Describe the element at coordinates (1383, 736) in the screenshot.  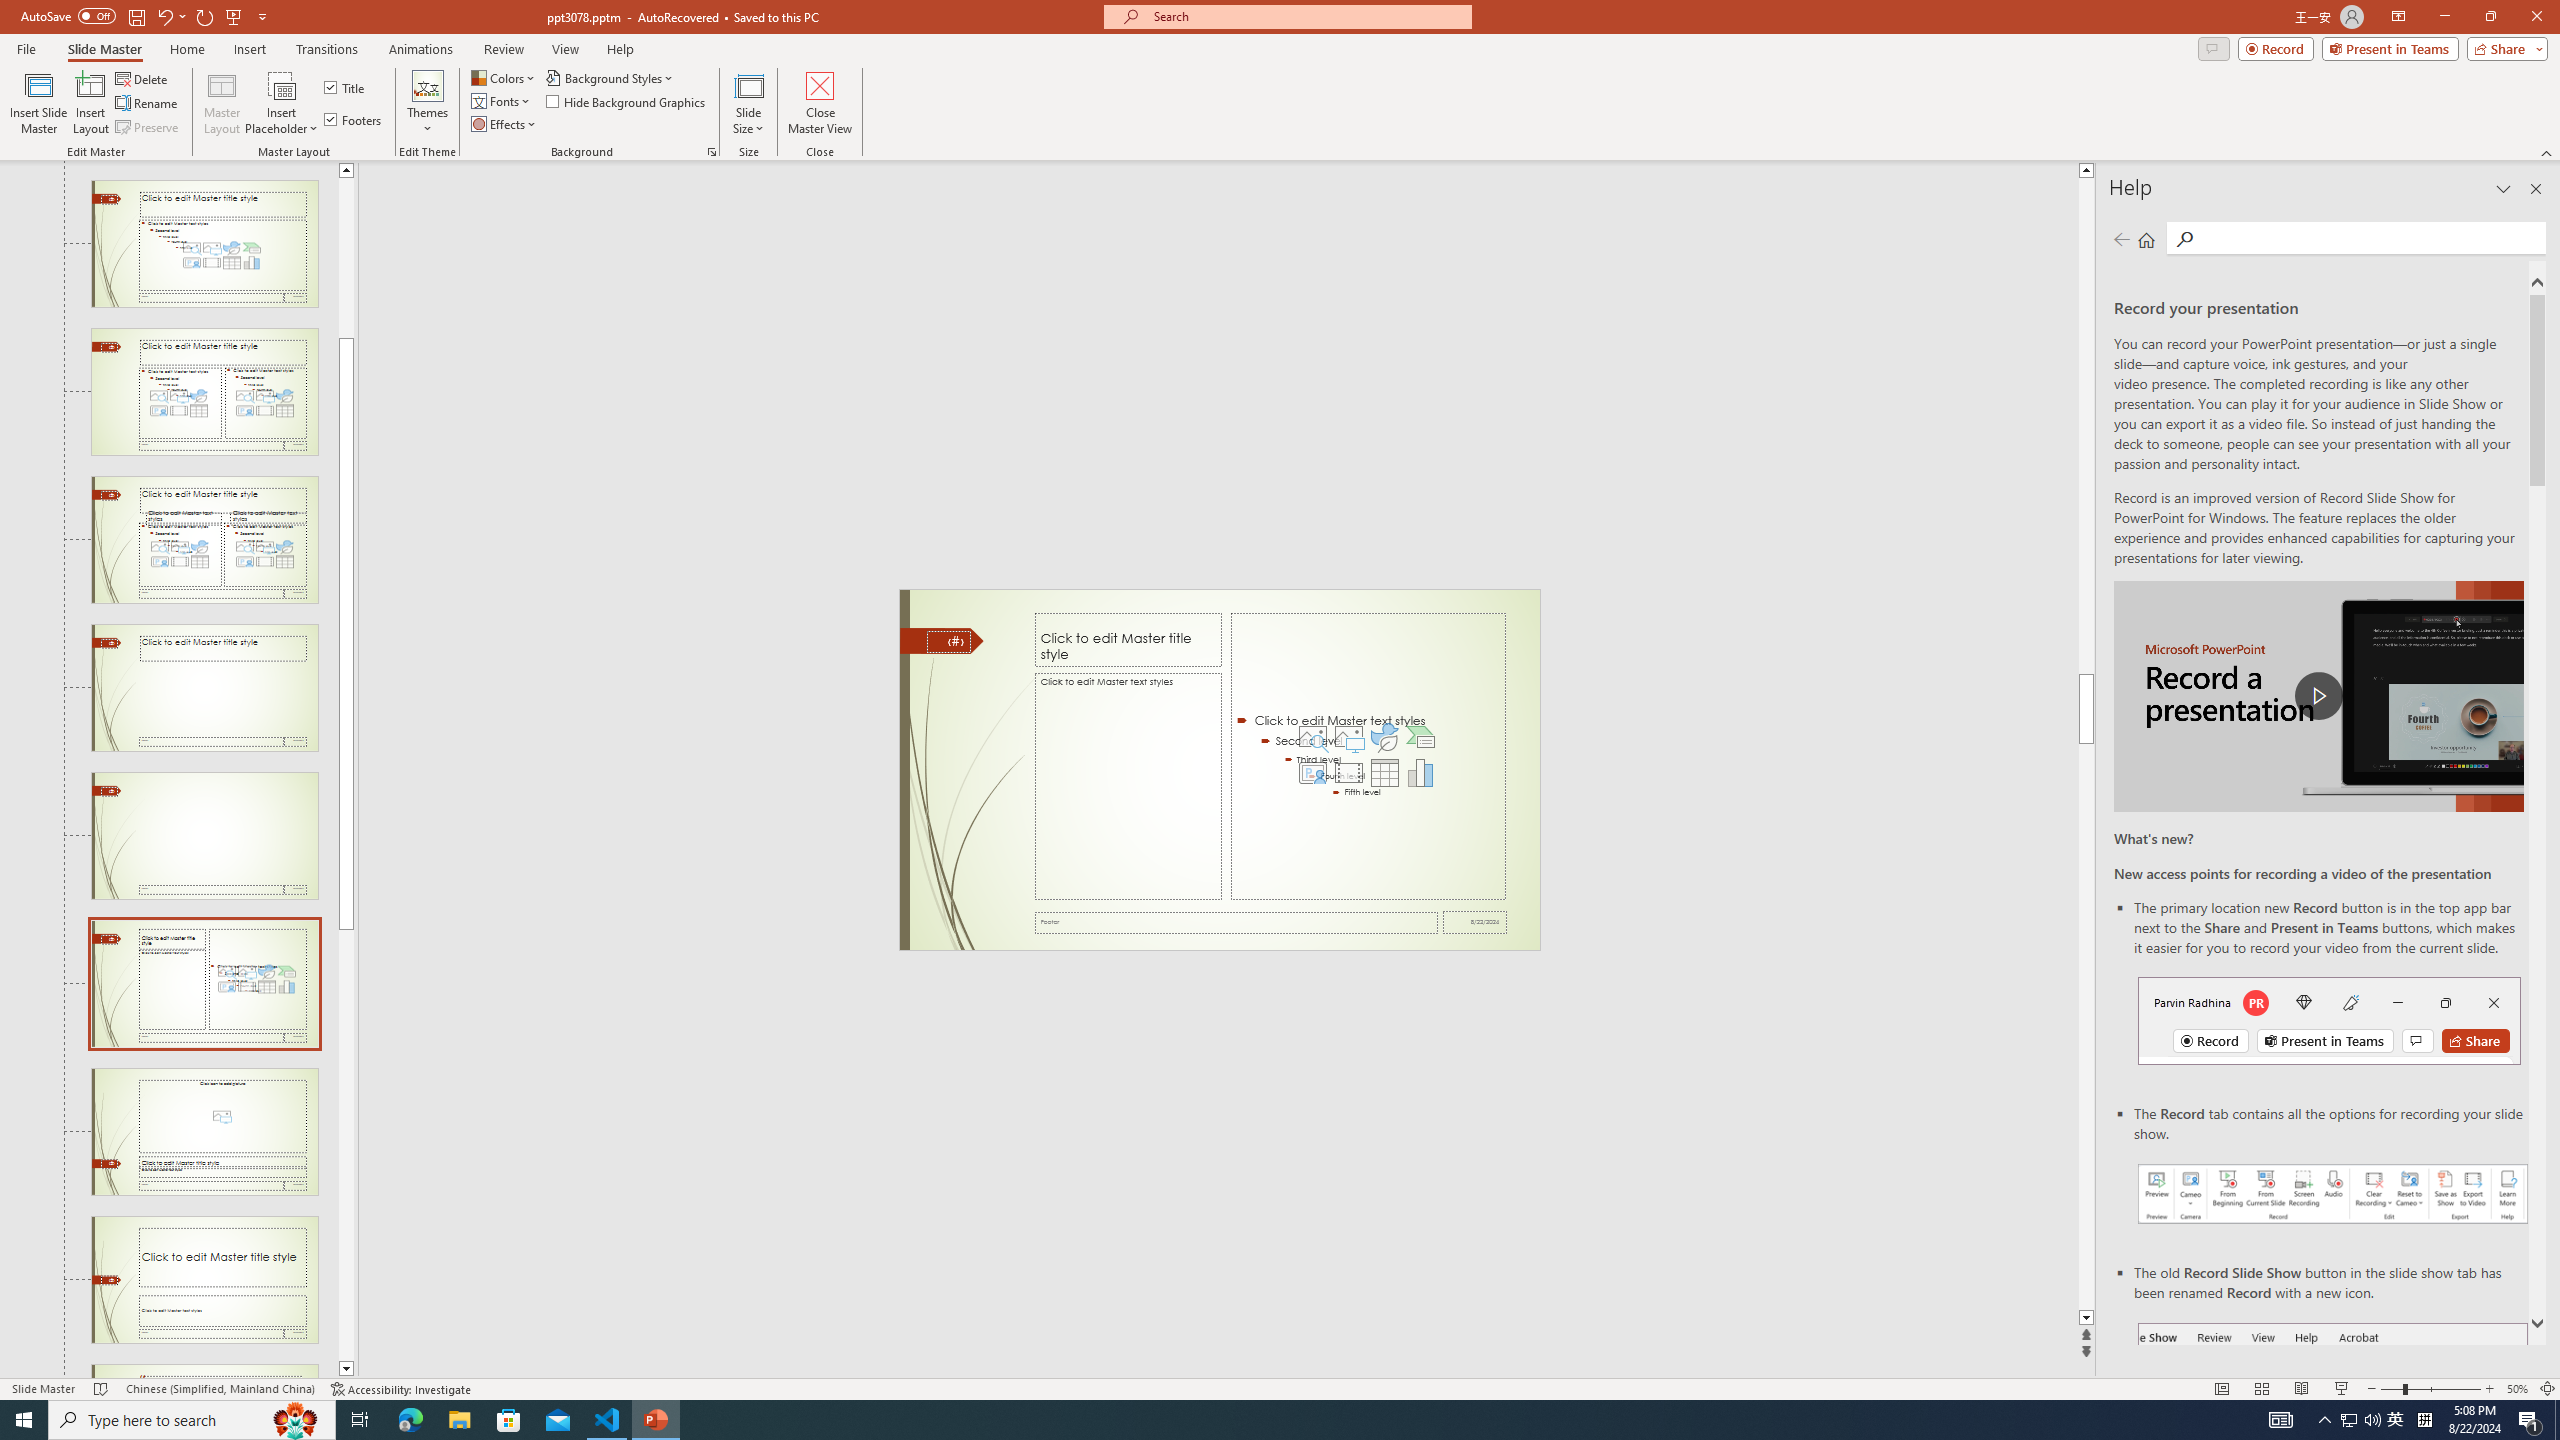
I see `'Insert an Icon'` at that location.